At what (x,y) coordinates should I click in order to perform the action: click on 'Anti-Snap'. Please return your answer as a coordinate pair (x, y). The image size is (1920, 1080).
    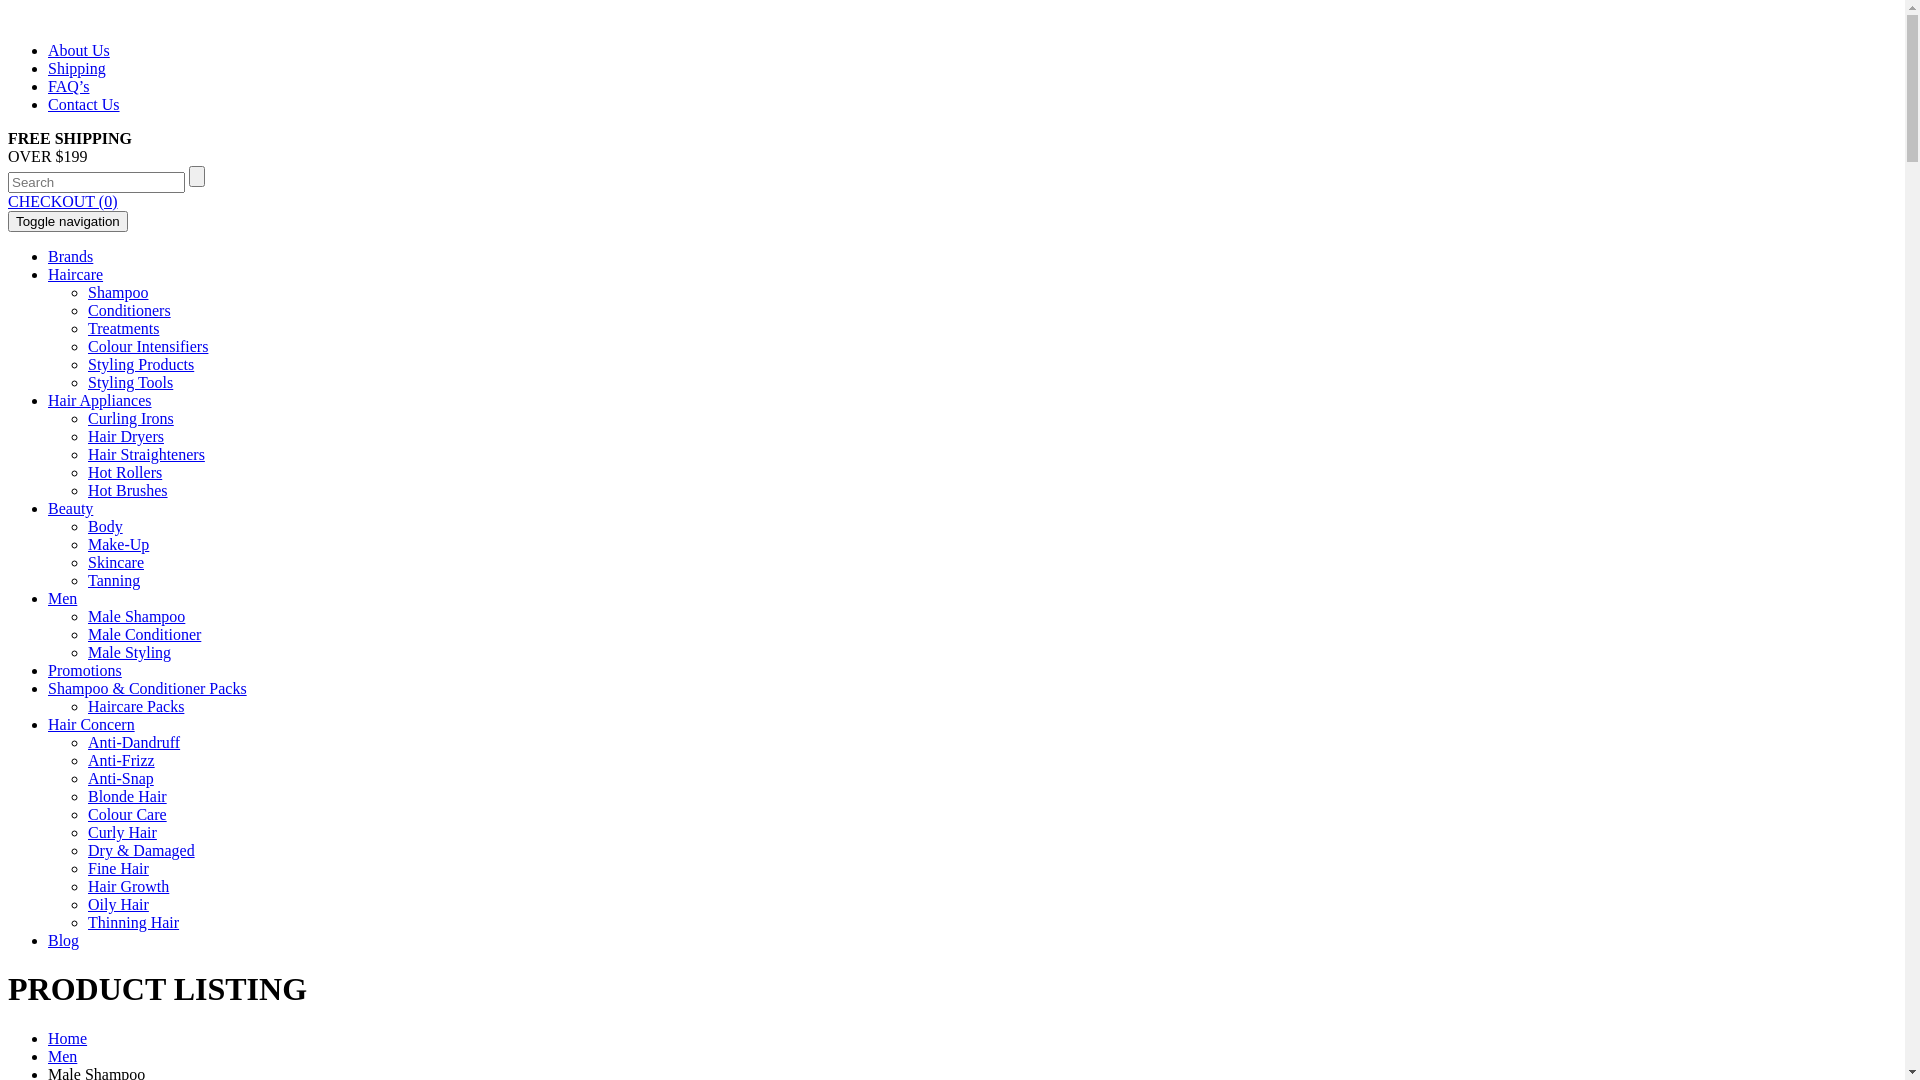
    Looking at the image, I should click on (119, 777).